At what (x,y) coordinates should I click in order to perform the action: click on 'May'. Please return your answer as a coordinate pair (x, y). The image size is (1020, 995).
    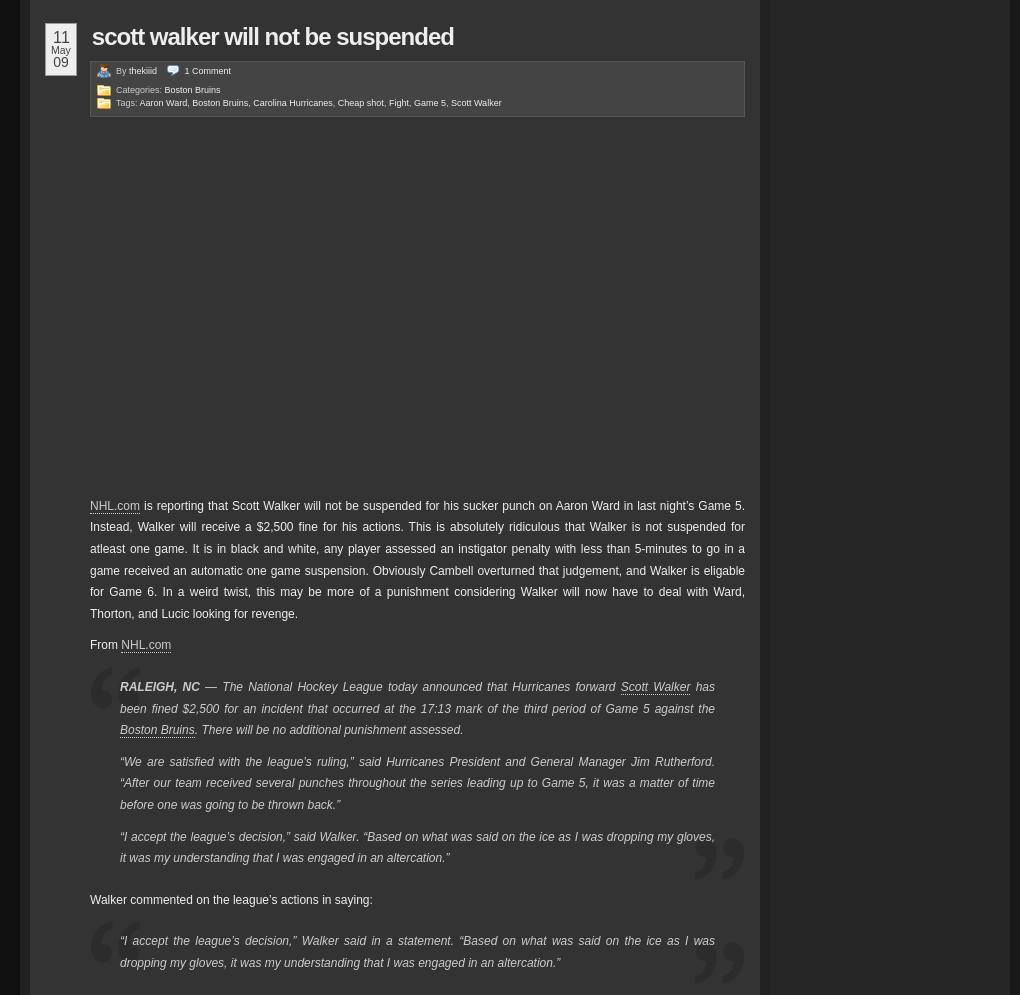
    Looking at the image, I should click on (60, 49).